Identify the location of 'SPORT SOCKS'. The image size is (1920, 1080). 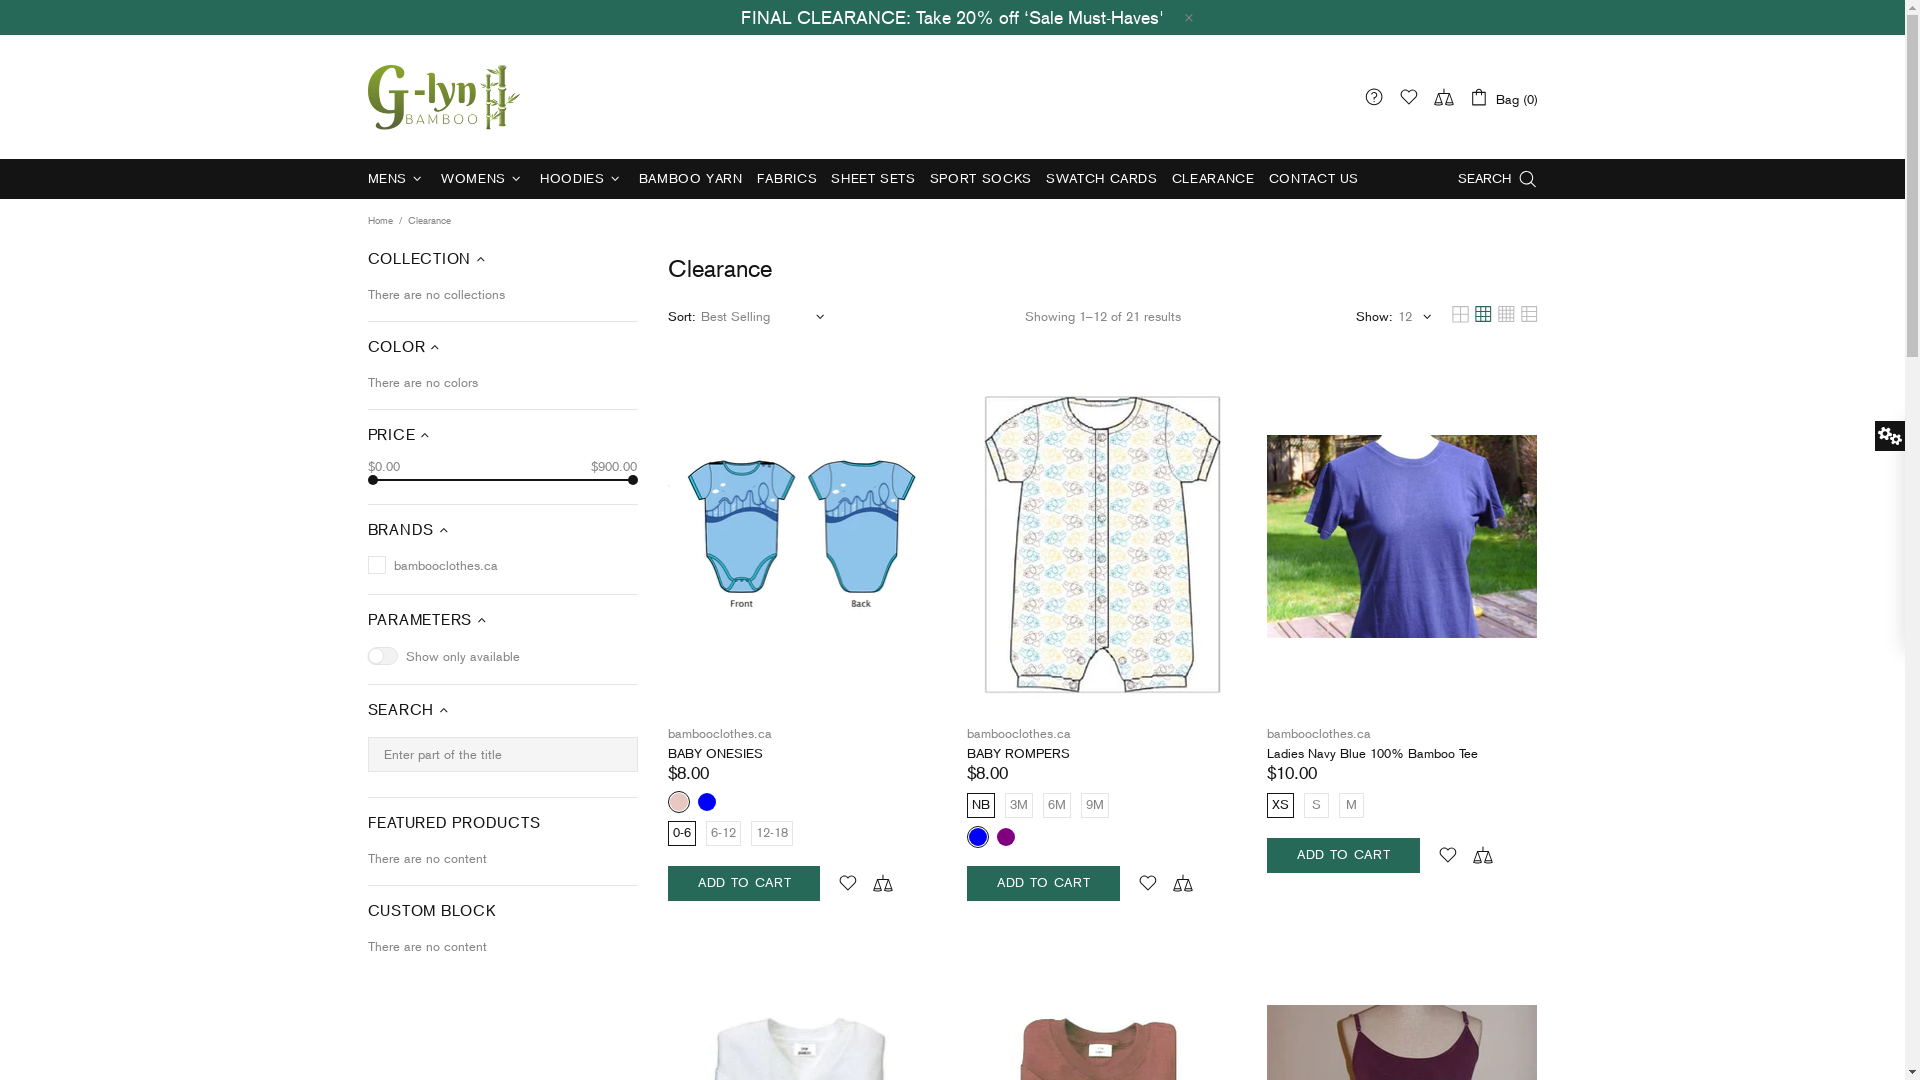
(980, 177).